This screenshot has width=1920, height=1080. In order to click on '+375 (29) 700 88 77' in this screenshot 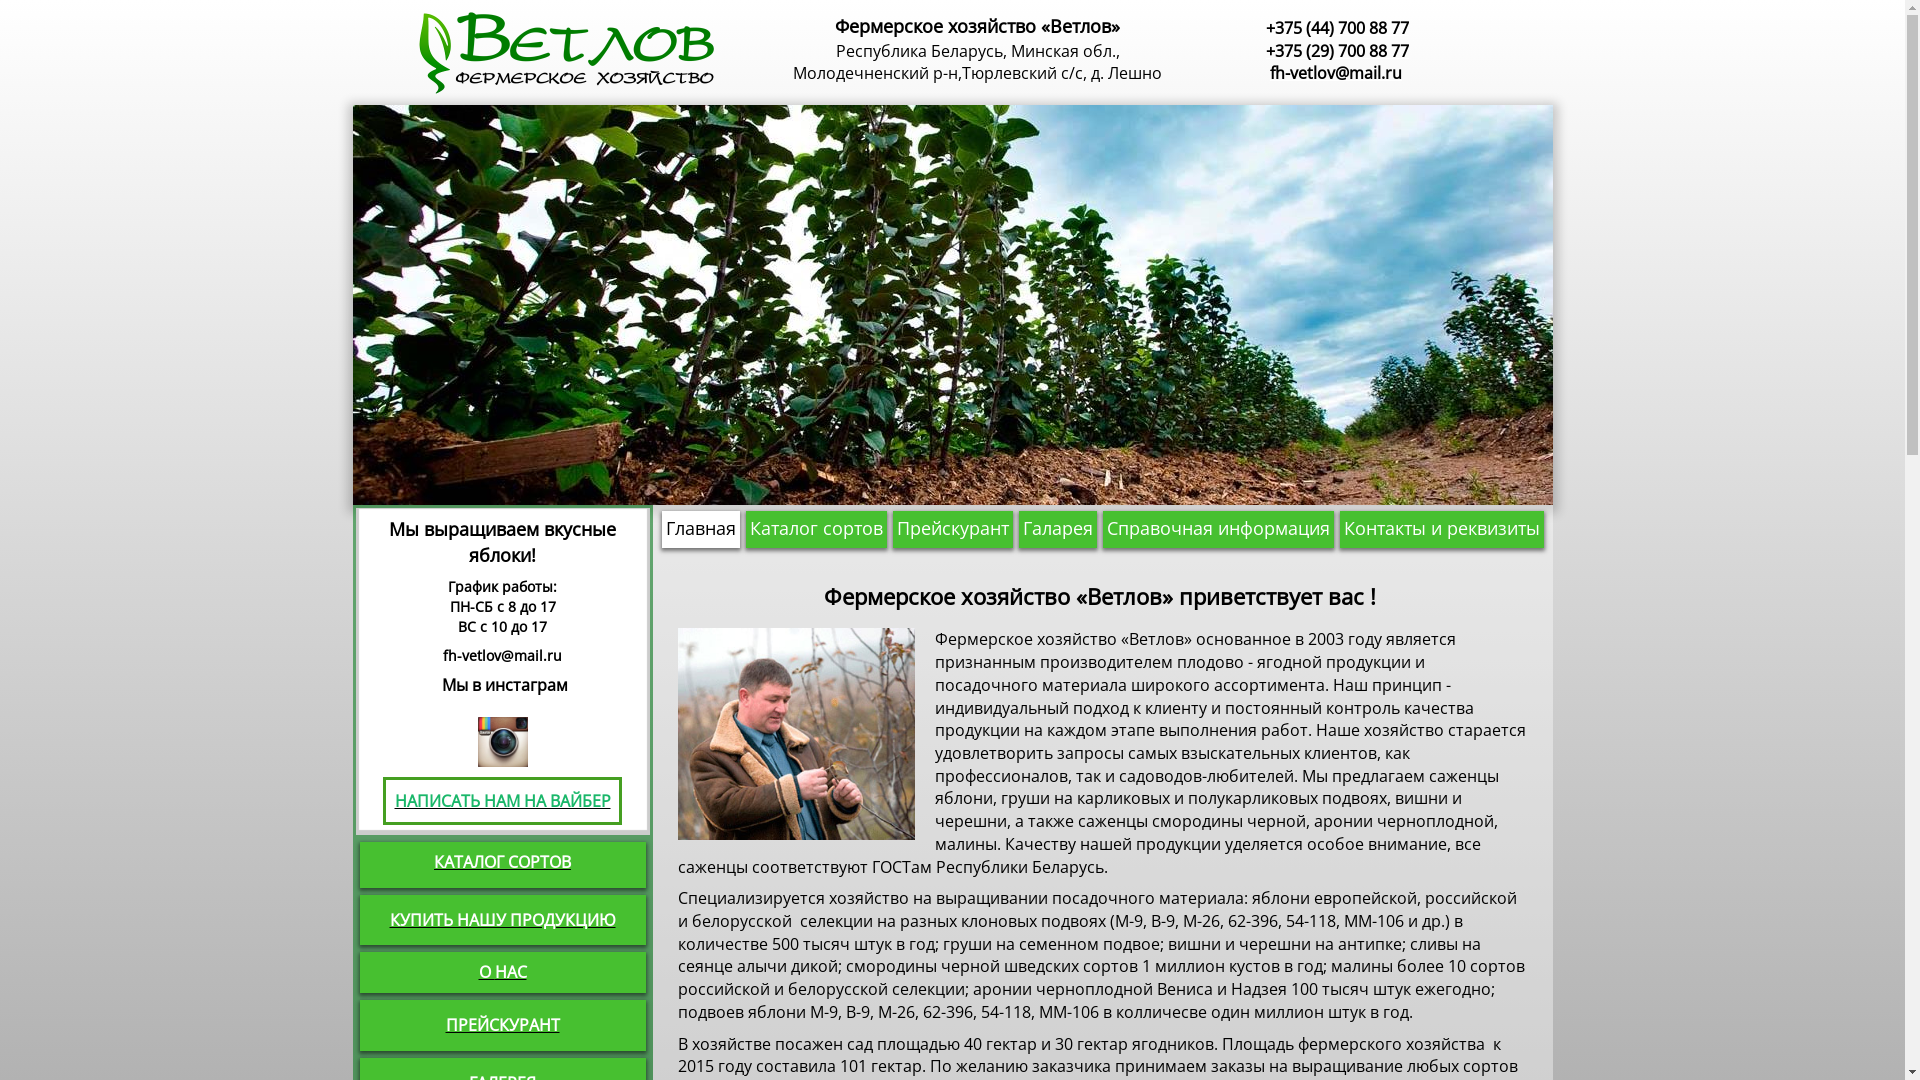, I will do `click(1337, 49)`.